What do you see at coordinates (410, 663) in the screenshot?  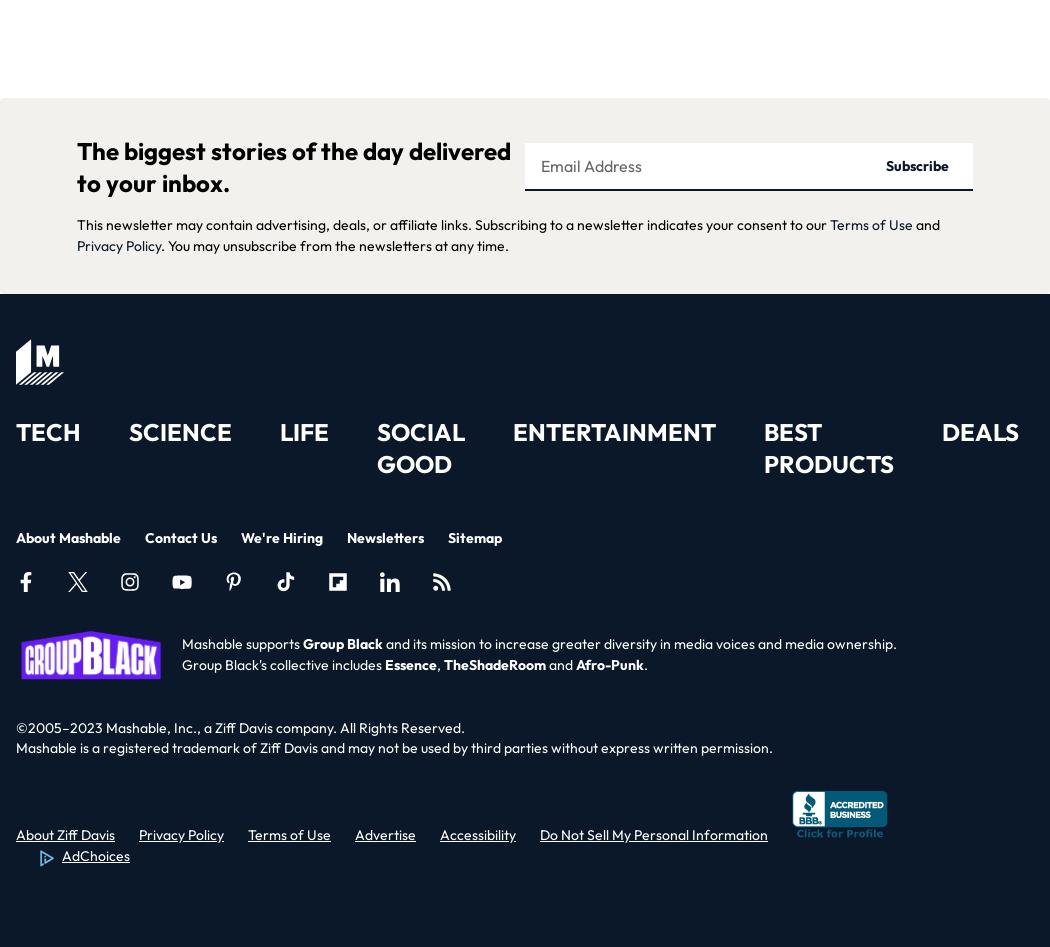 I see `'Essence'` at bounding box center [410, 663].